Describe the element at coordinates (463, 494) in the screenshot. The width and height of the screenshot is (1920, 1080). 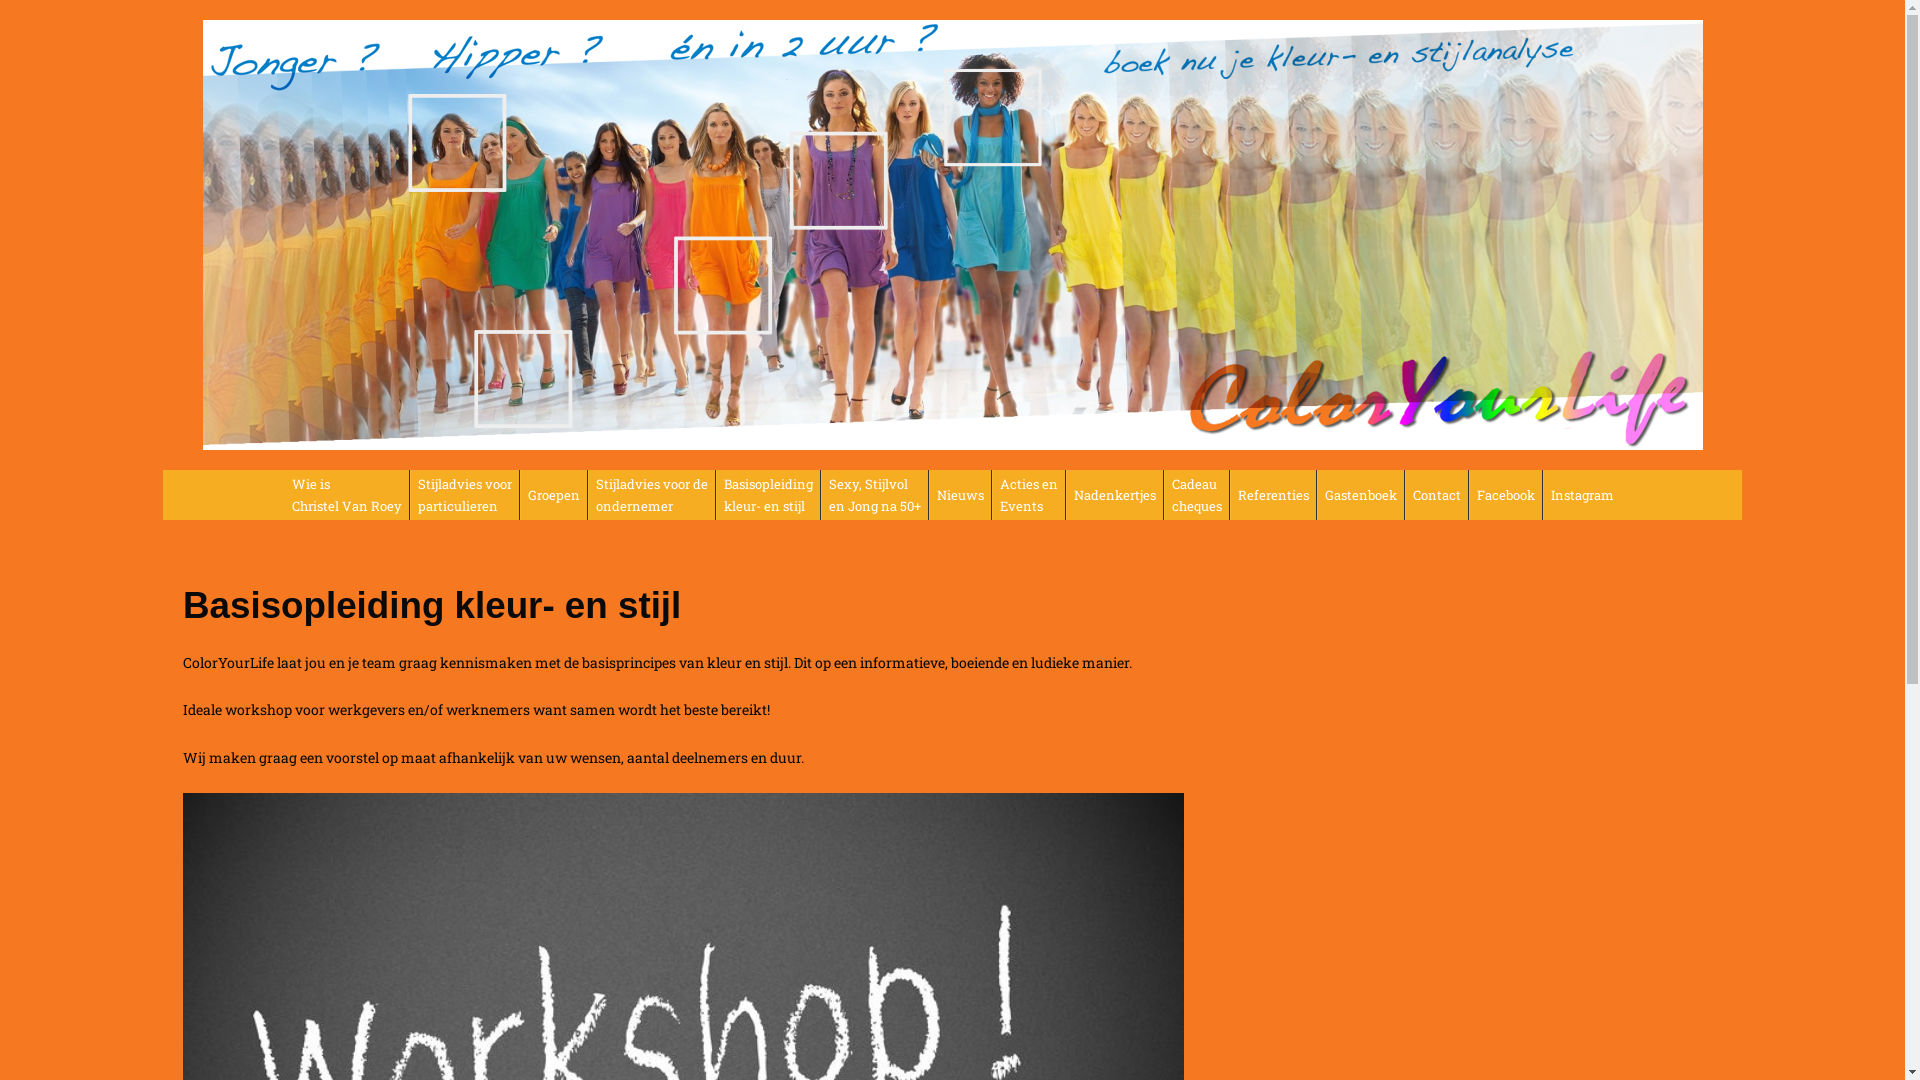
I see `'Stijladvies voor` at that location.